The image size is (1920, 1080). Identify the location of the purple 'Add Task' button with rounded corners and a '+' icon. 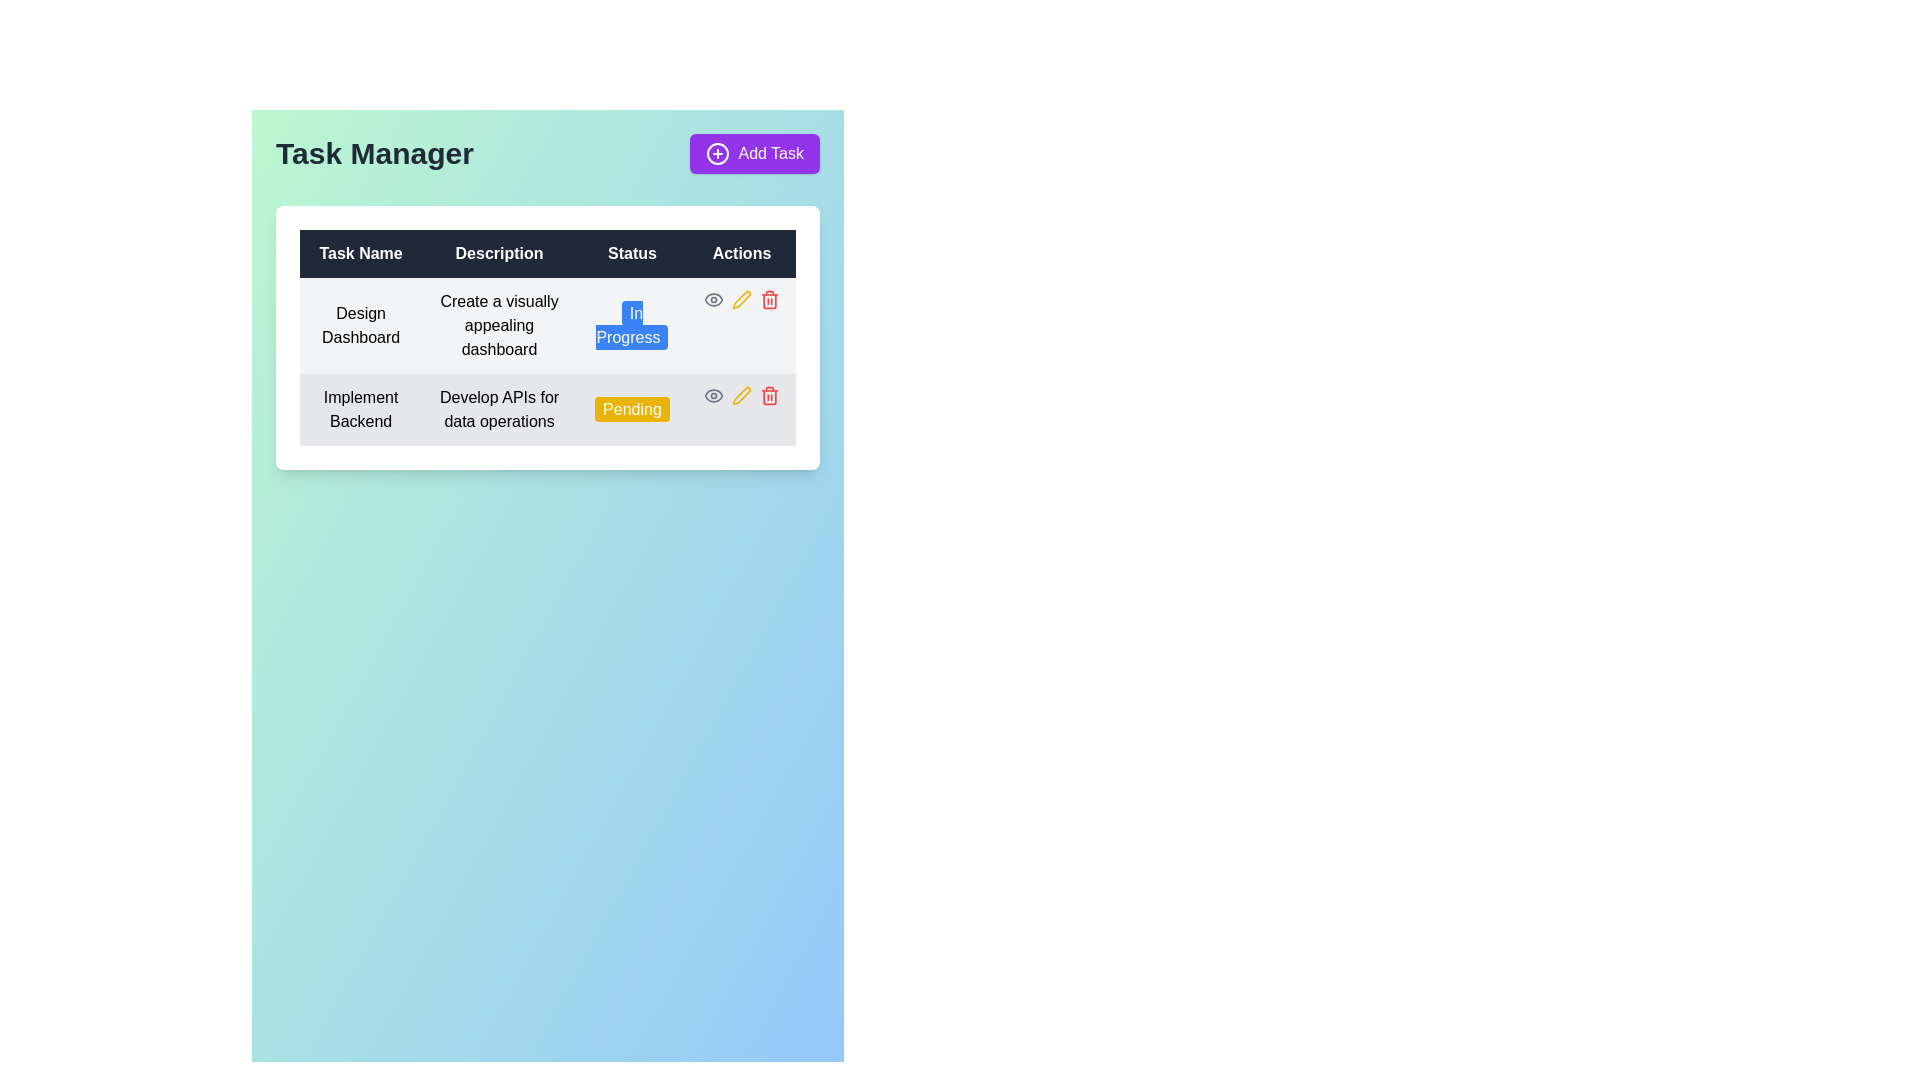
(754, 153).